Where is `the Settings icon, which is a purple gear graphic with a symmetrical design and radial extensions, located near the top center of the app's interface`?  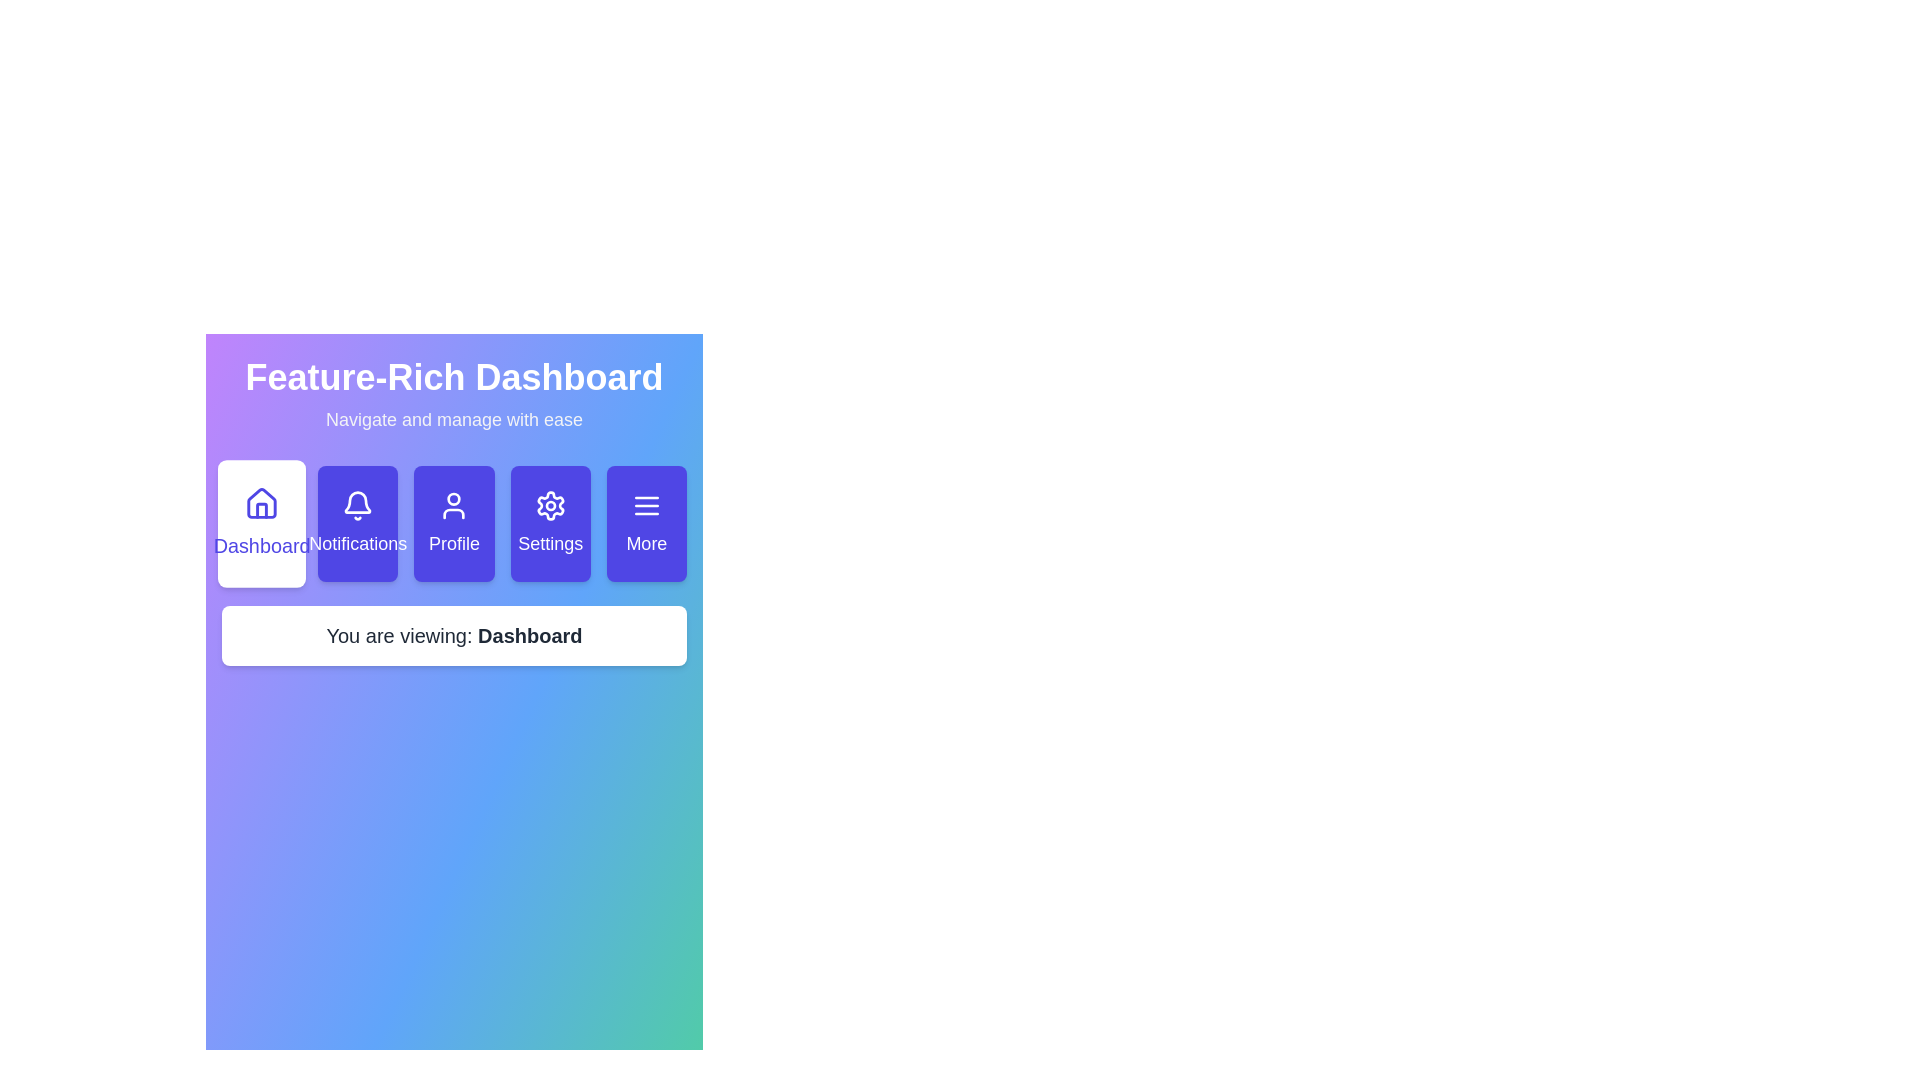
the Settings icon, which is a purple gear graphic with a symmetrical design and radial extensions, located near the top center of the app's interface is located at coordinates (550, 504).